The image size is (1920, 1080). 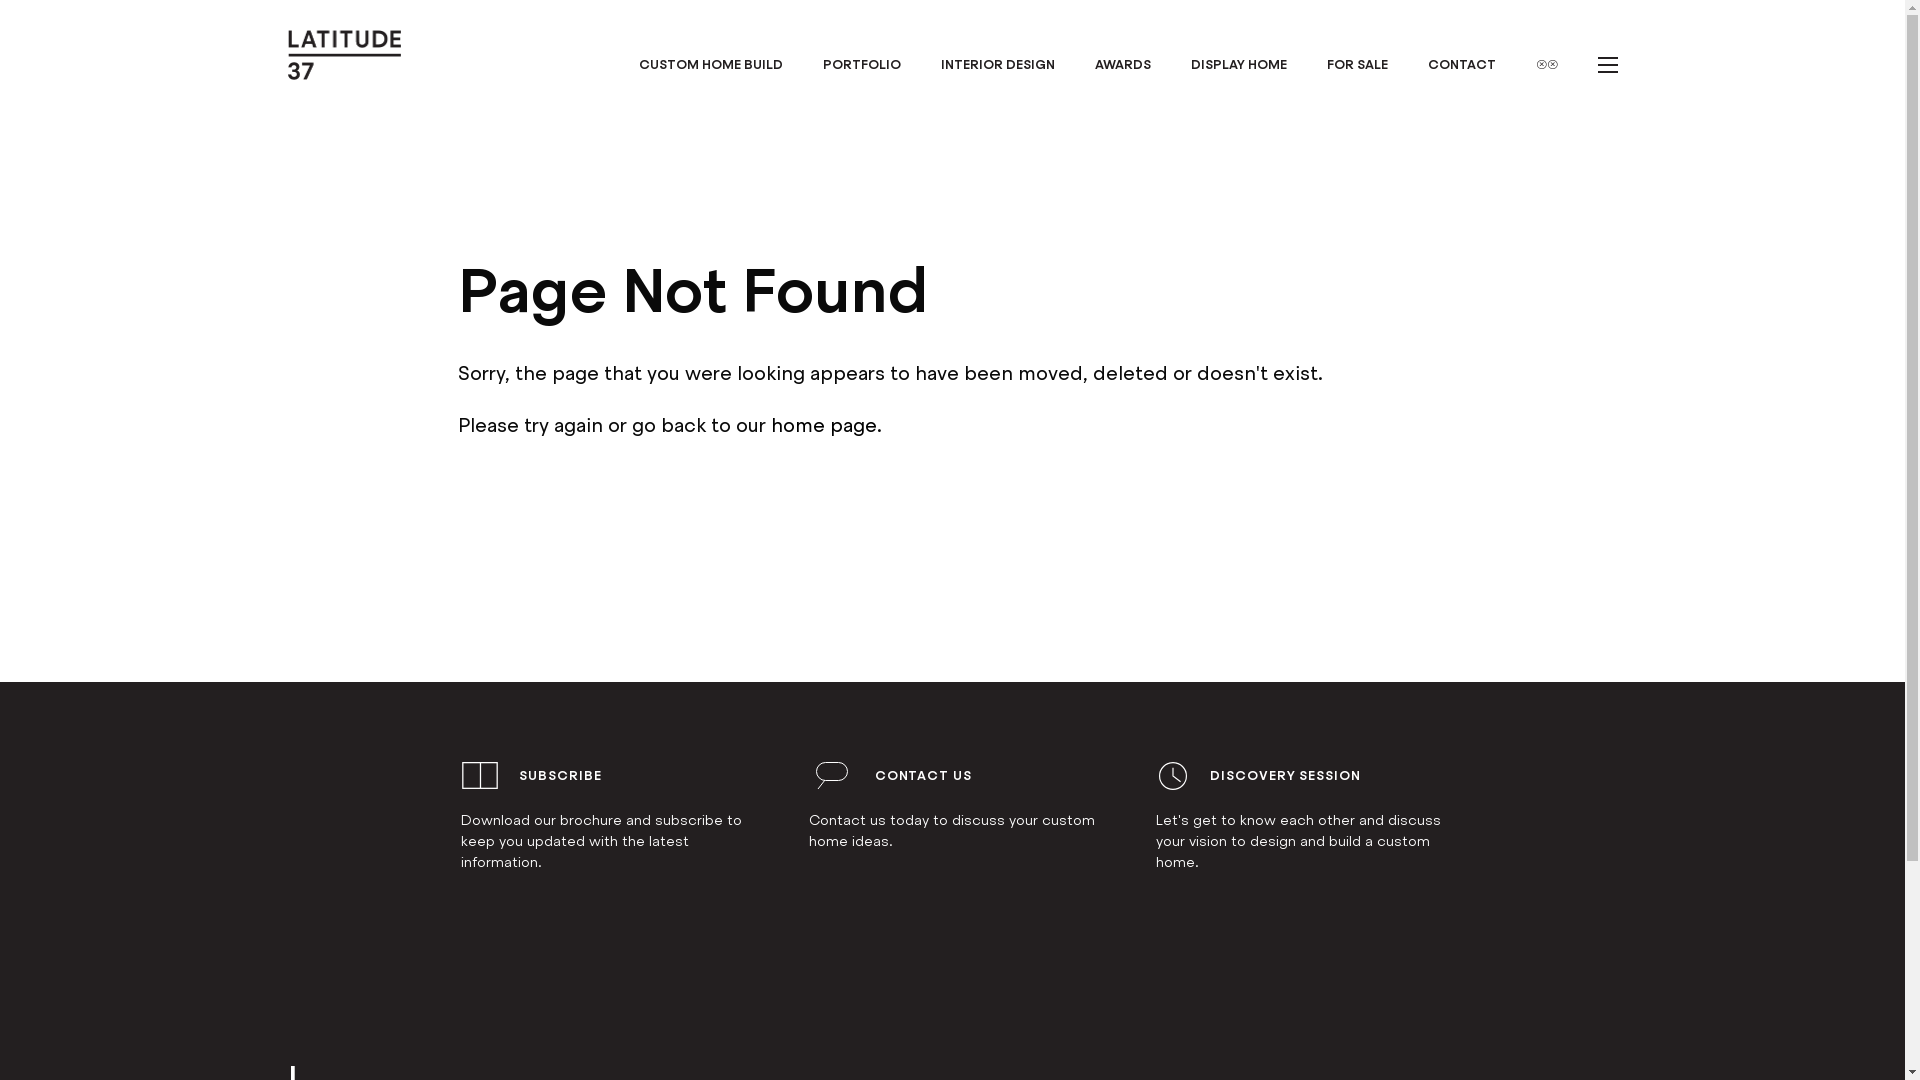 What do you see at coordinates (768, 424) in the screenshot?
I see `'home page'` at bounding box center [768, 424].